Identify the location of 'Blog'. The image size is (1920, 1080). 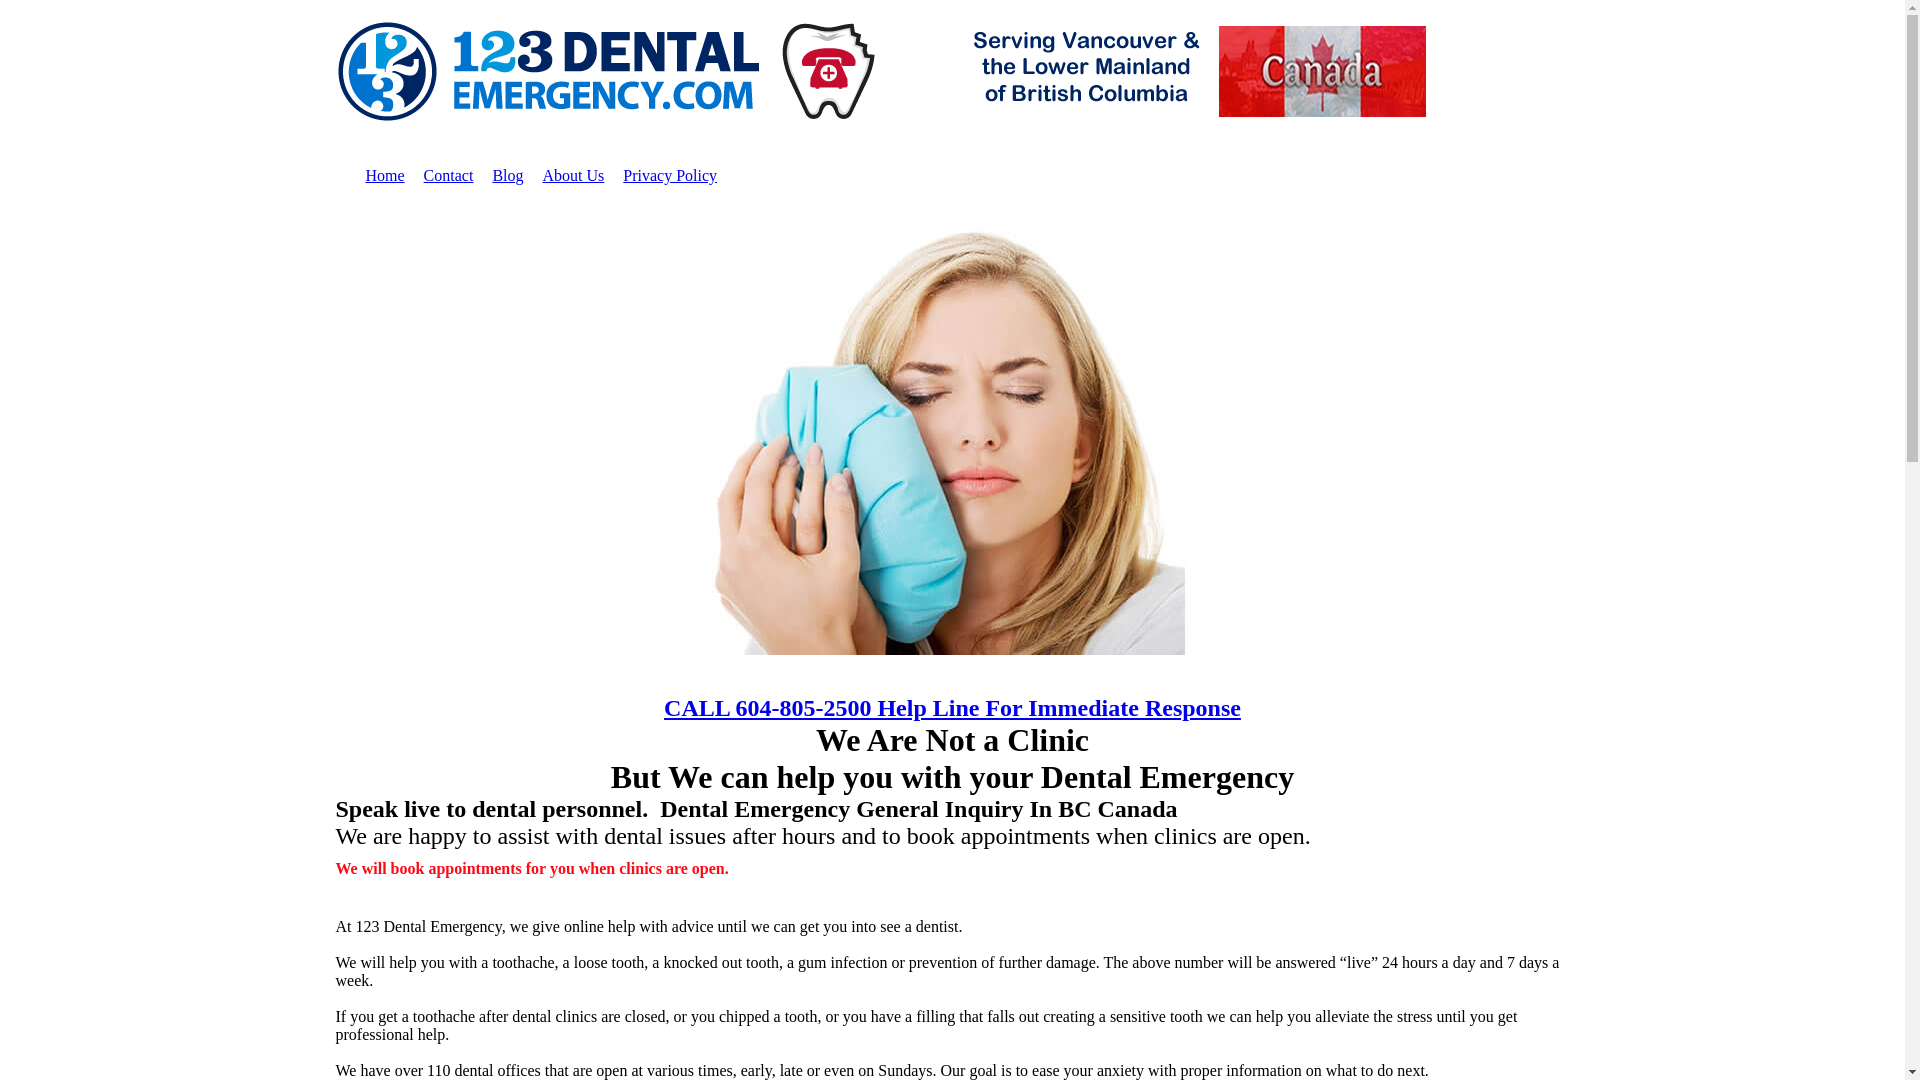
(507, 174).